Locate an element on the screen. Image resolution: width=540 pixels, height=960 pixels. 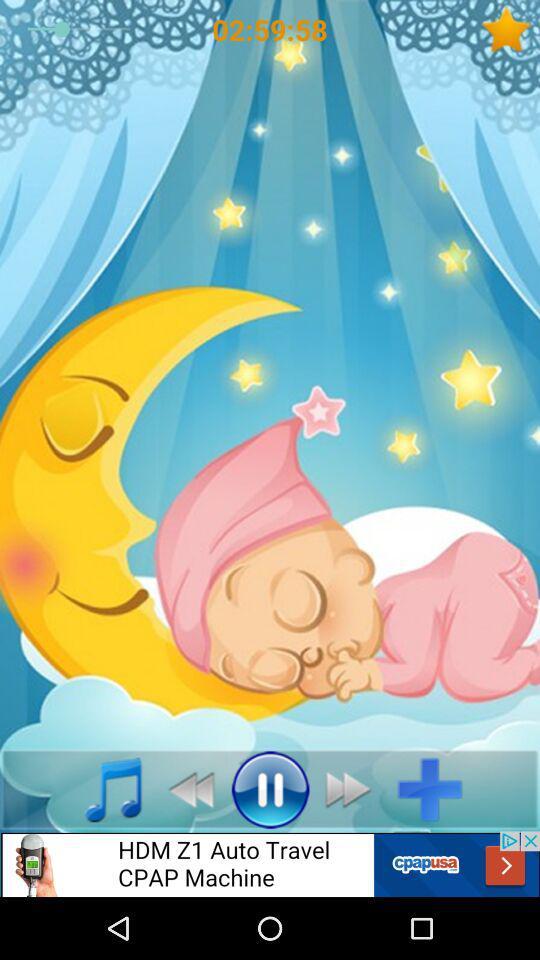
option is located at coordinates (436, 789).